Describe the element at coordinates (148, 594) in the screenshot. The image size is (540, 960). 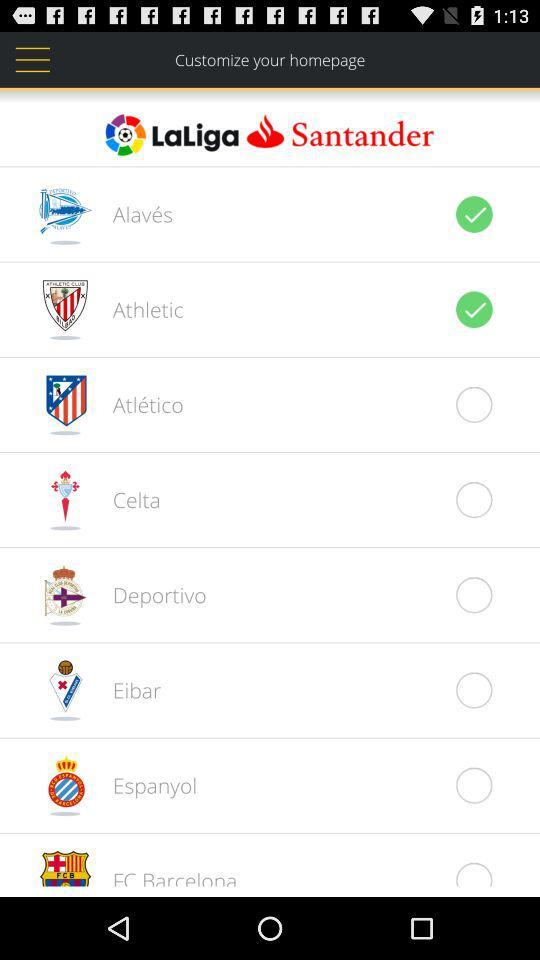
I see `deportivo` at that location.